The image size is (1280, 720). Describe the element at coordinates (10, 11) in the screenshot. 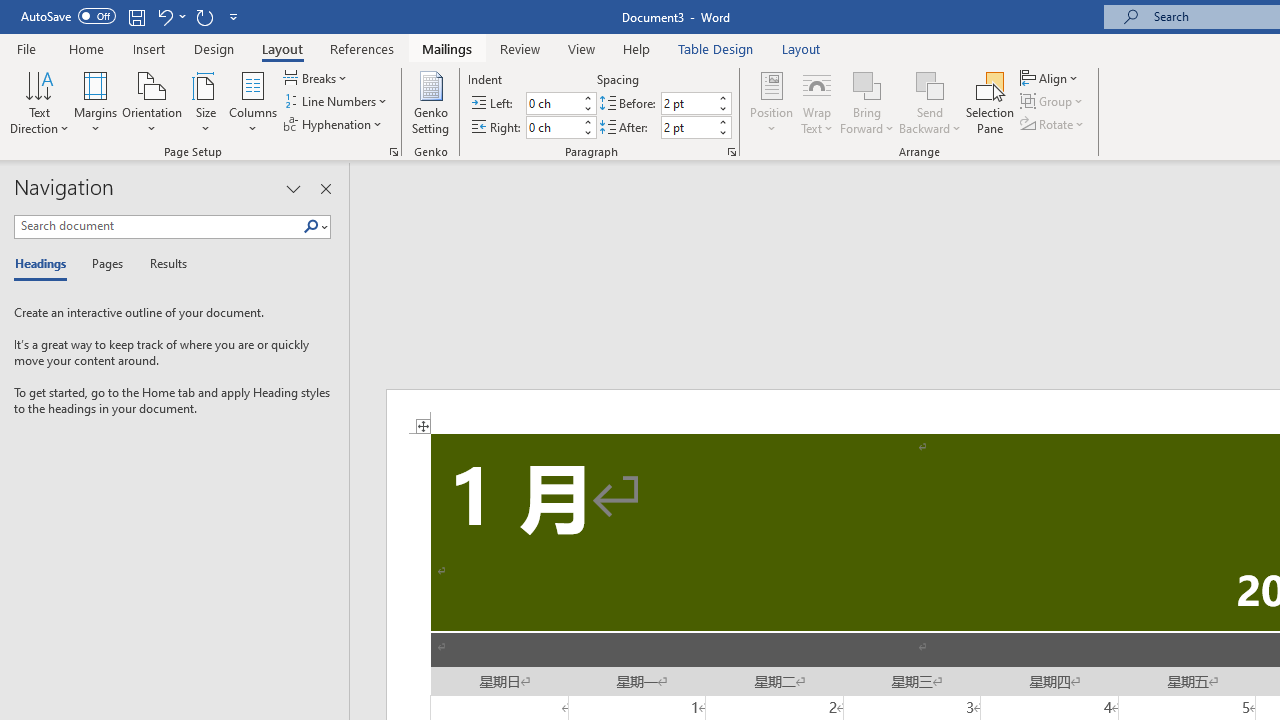

I see `'System'` at that location.